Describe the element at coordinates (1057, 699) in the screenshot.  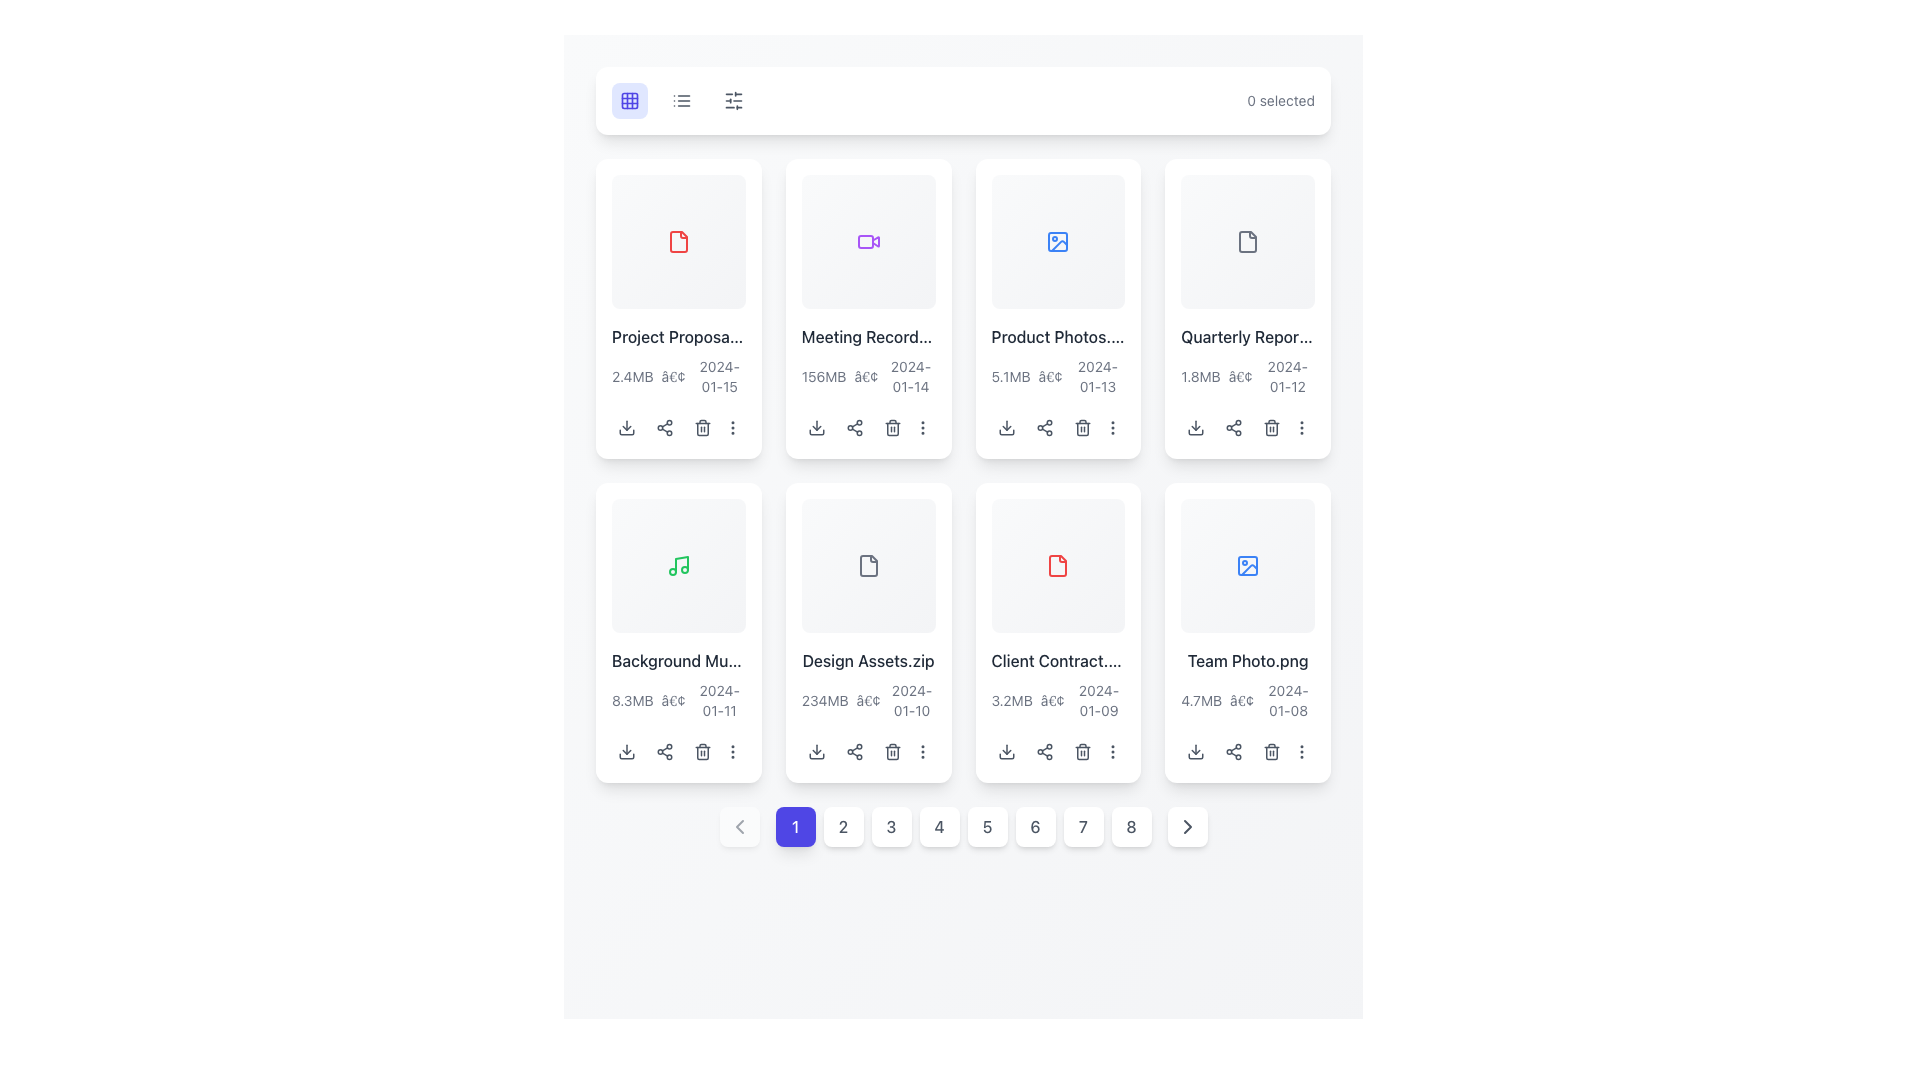
I see `the text label displaying file details, including size '3.2MB', a dot separator '•', and a date '2024-01-09', located beneath the 'Client Contract.pdf' file name in the fourth card of the second row` at that location.